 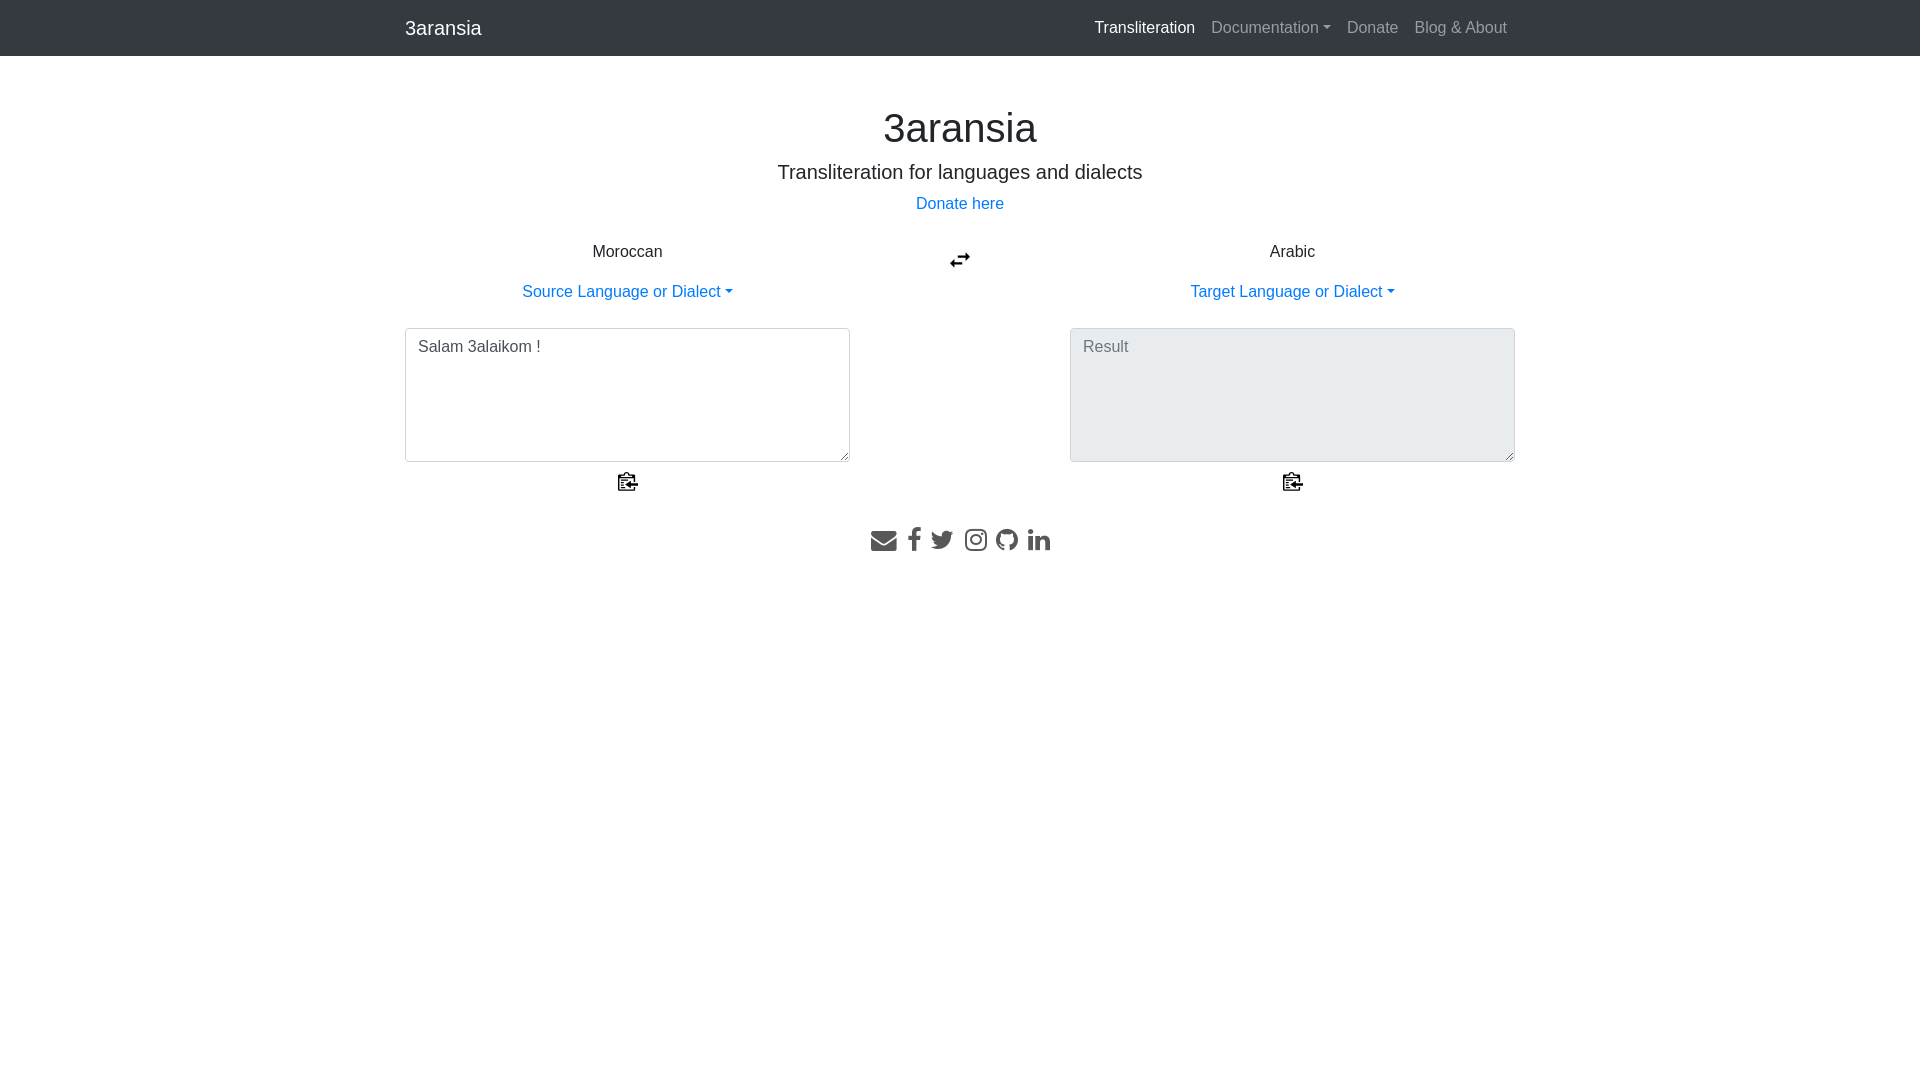 What do you see at coordinates (442, 27) in the screenshot?
I see `'3aransia'` at bounding box center [442, 27].